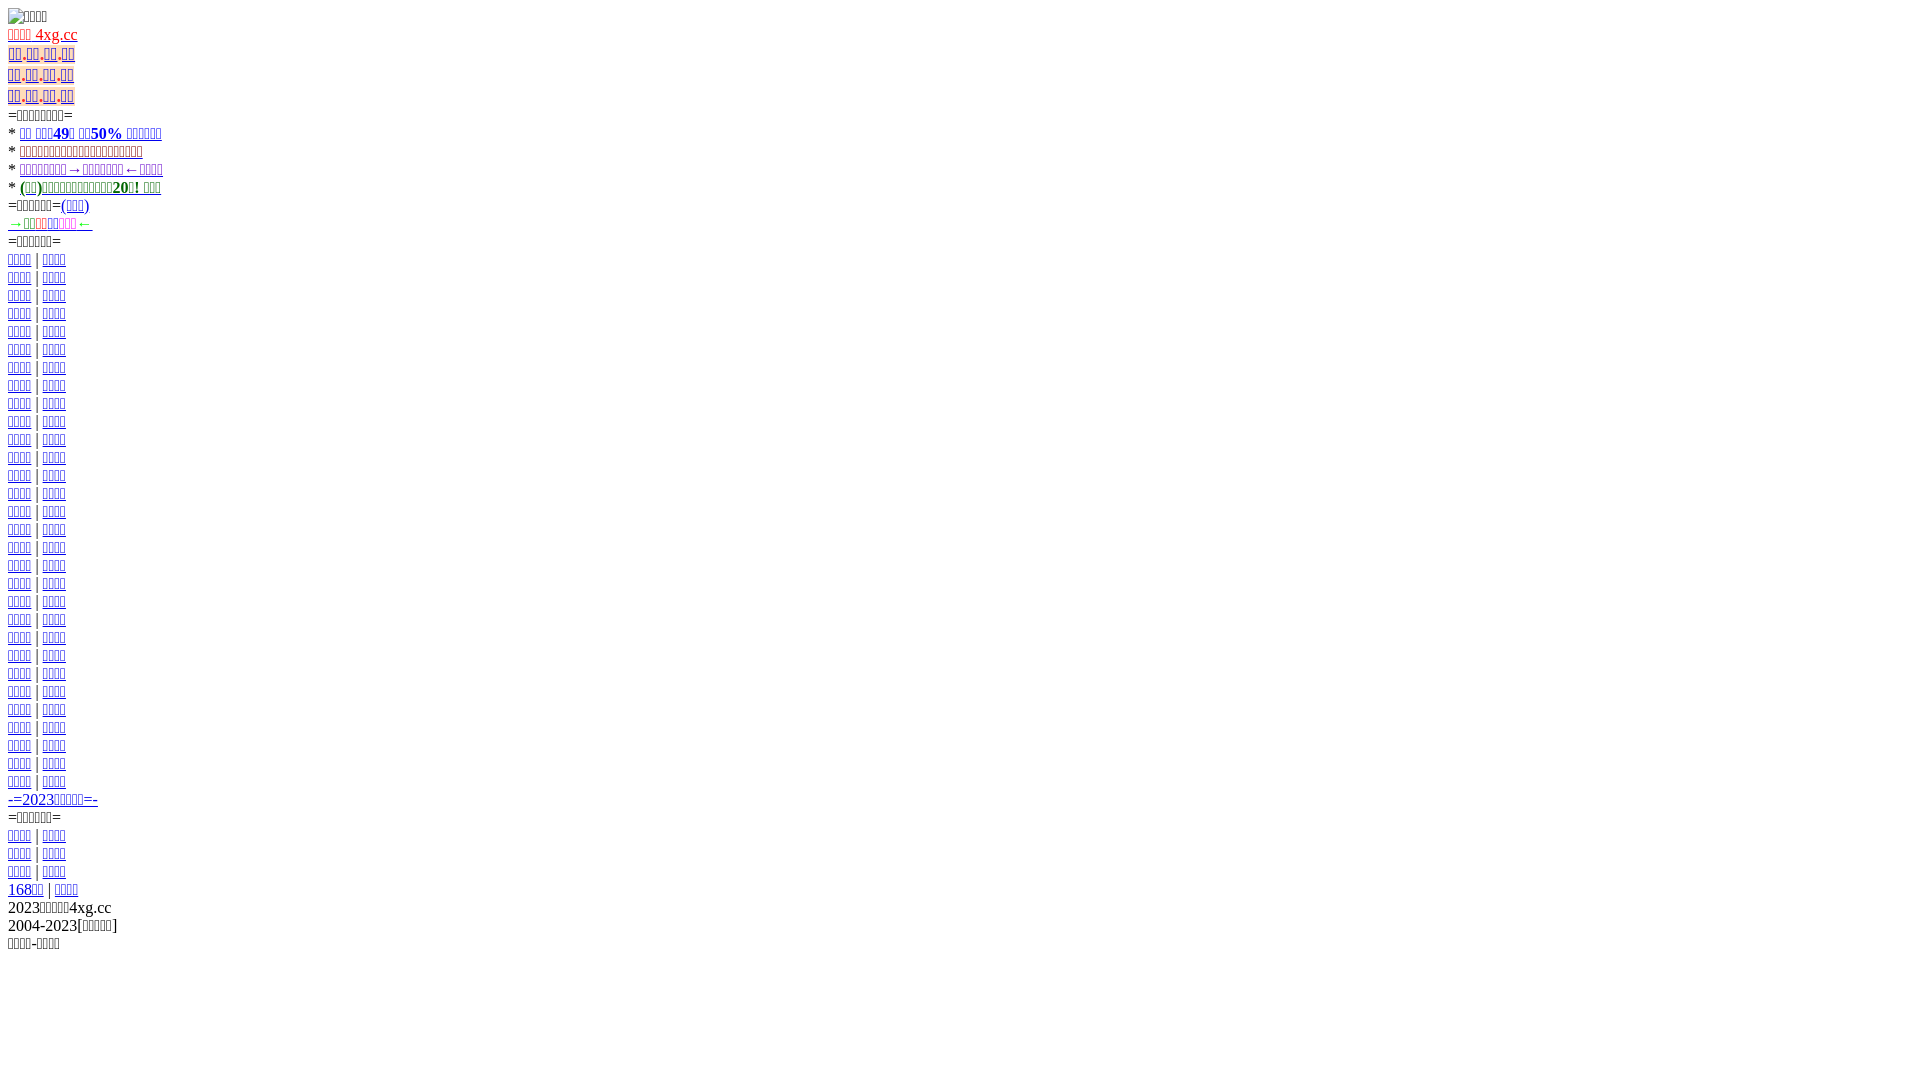  What do you see at coordinates (53, 34) in the screenshot?
I see `'4xg.cc'` at bounding box center [53, 34].